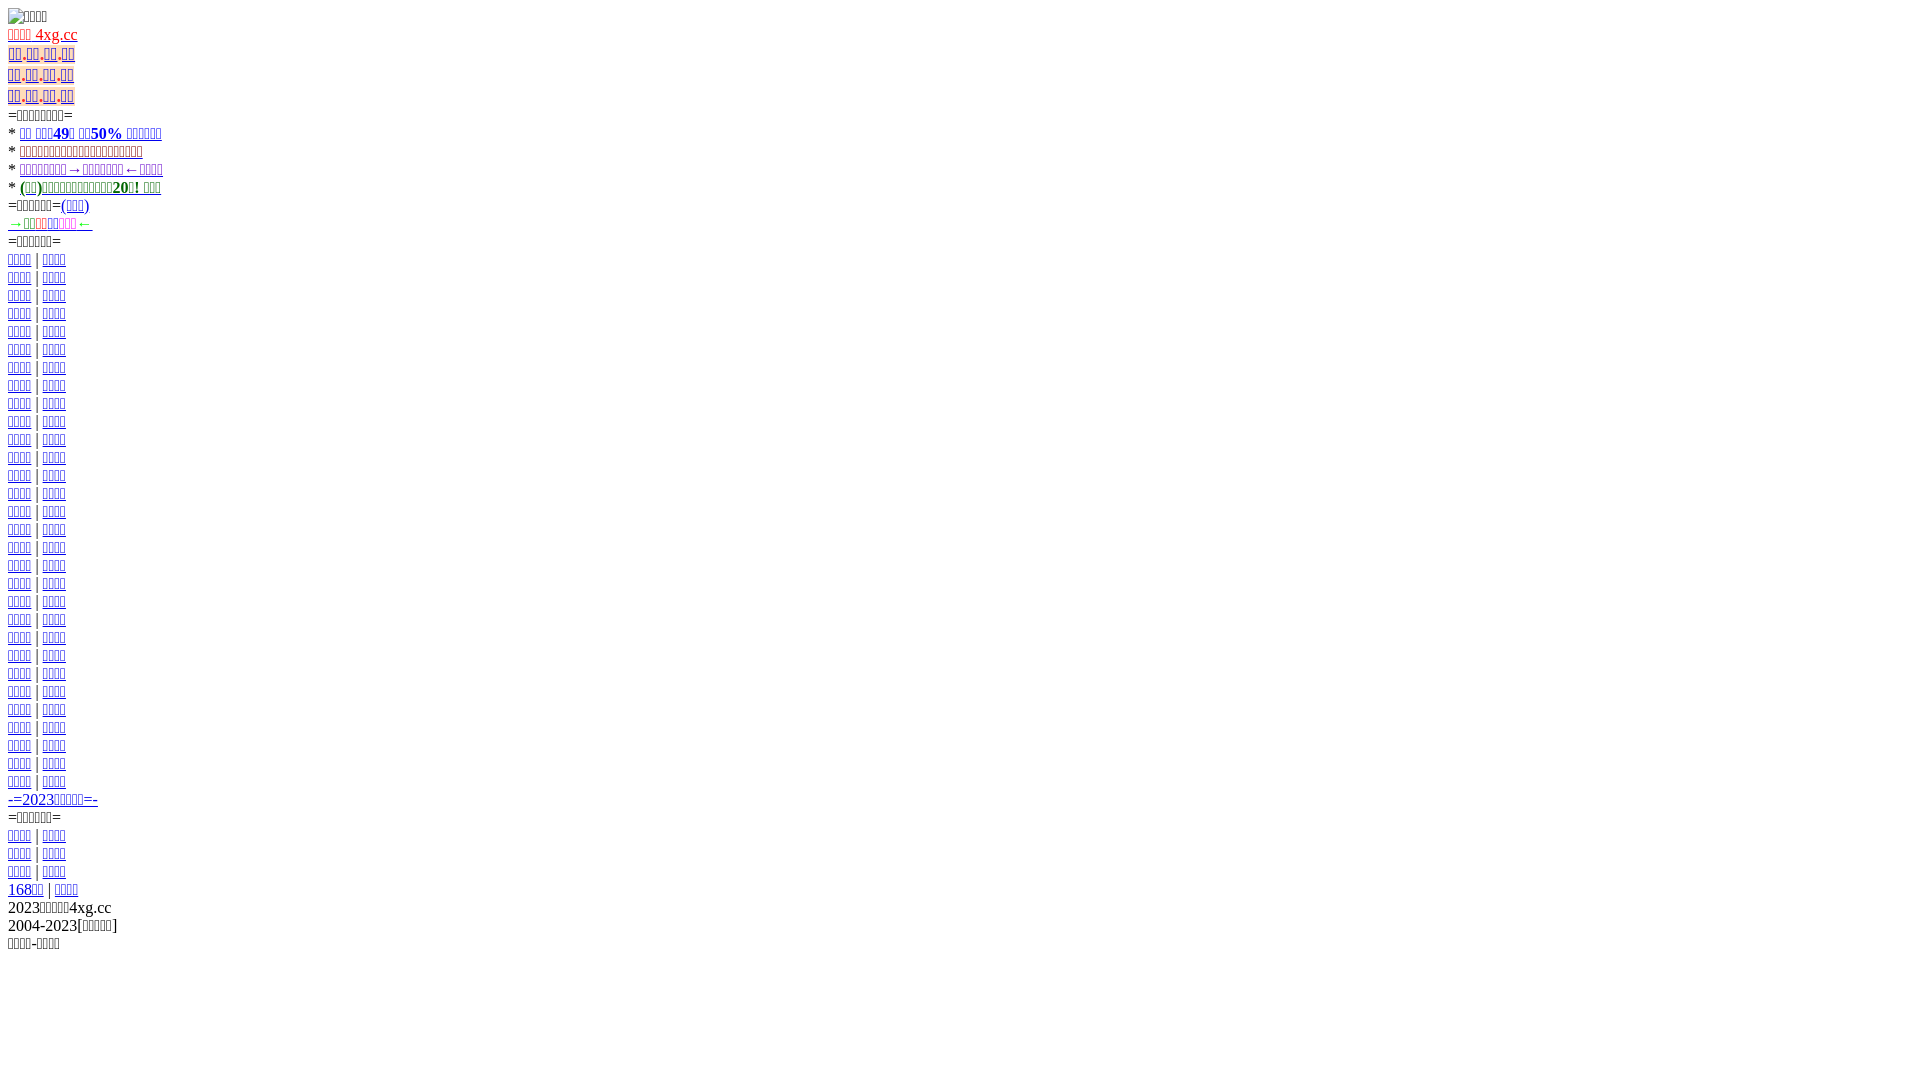  What do you see at coordinates (53, 34) in the screenshot?
I see `'4xg.cc'` at bounding box center [53, 34].